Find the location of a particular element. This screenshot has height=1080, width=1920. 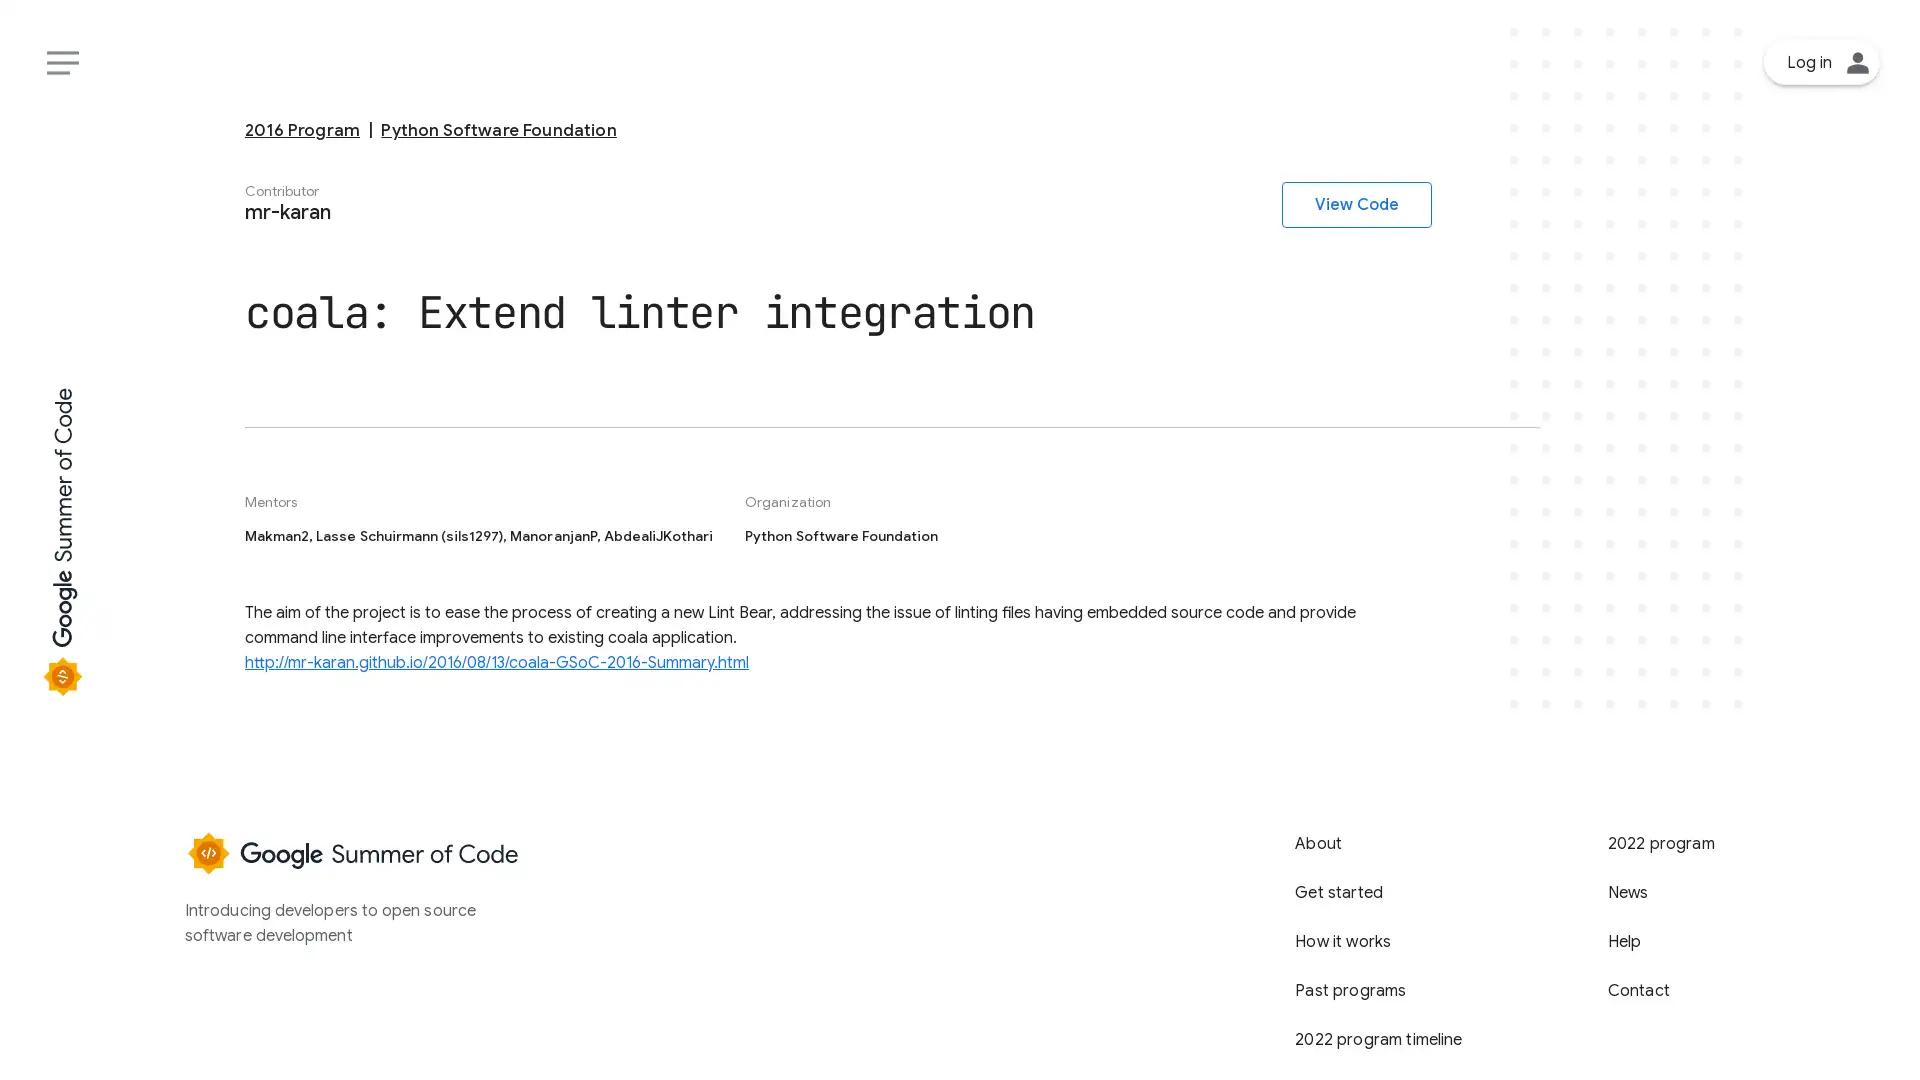

Open Menu is located at coordinates (62, 61).